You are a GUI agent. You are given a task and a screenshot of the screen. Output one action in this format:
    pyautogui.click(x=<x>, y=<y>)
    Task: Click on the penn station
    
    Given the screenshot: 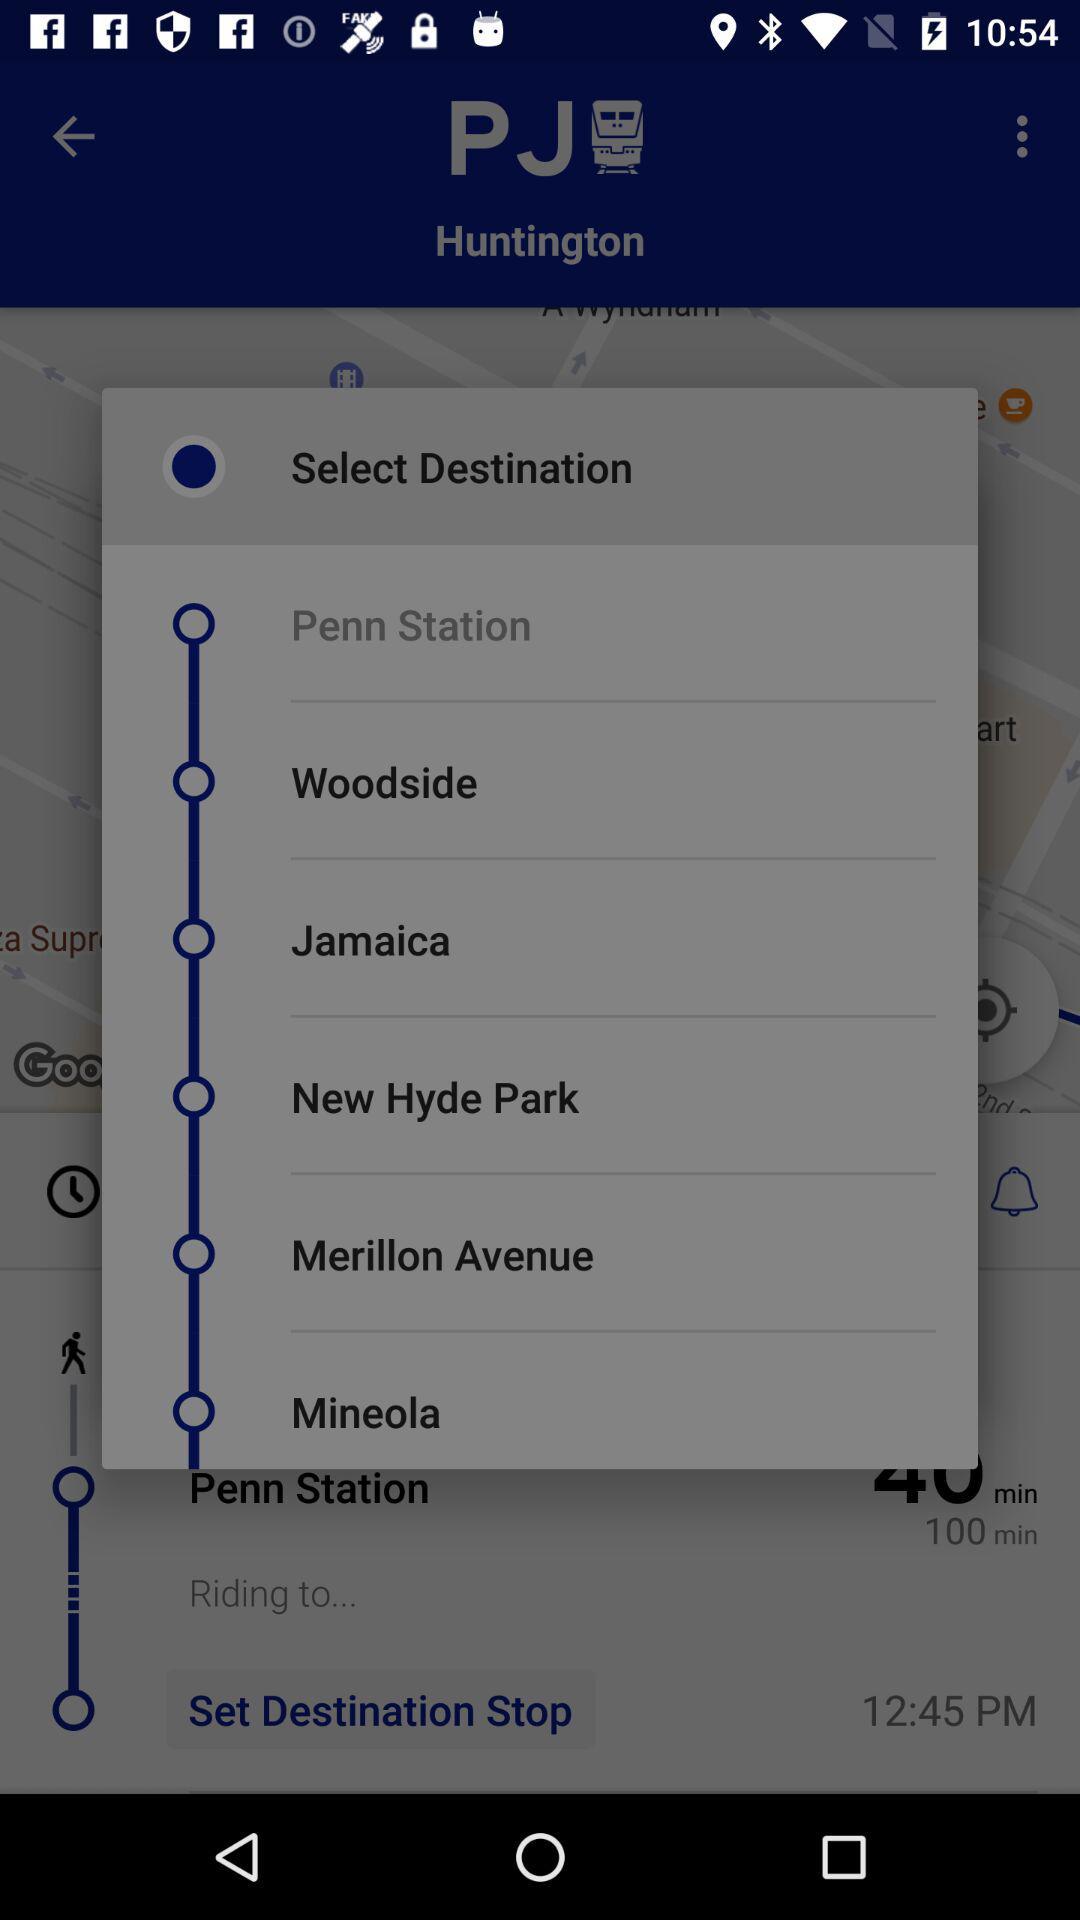 What is the action you would take?
    pyautogui.click(x=410, y=623)
    